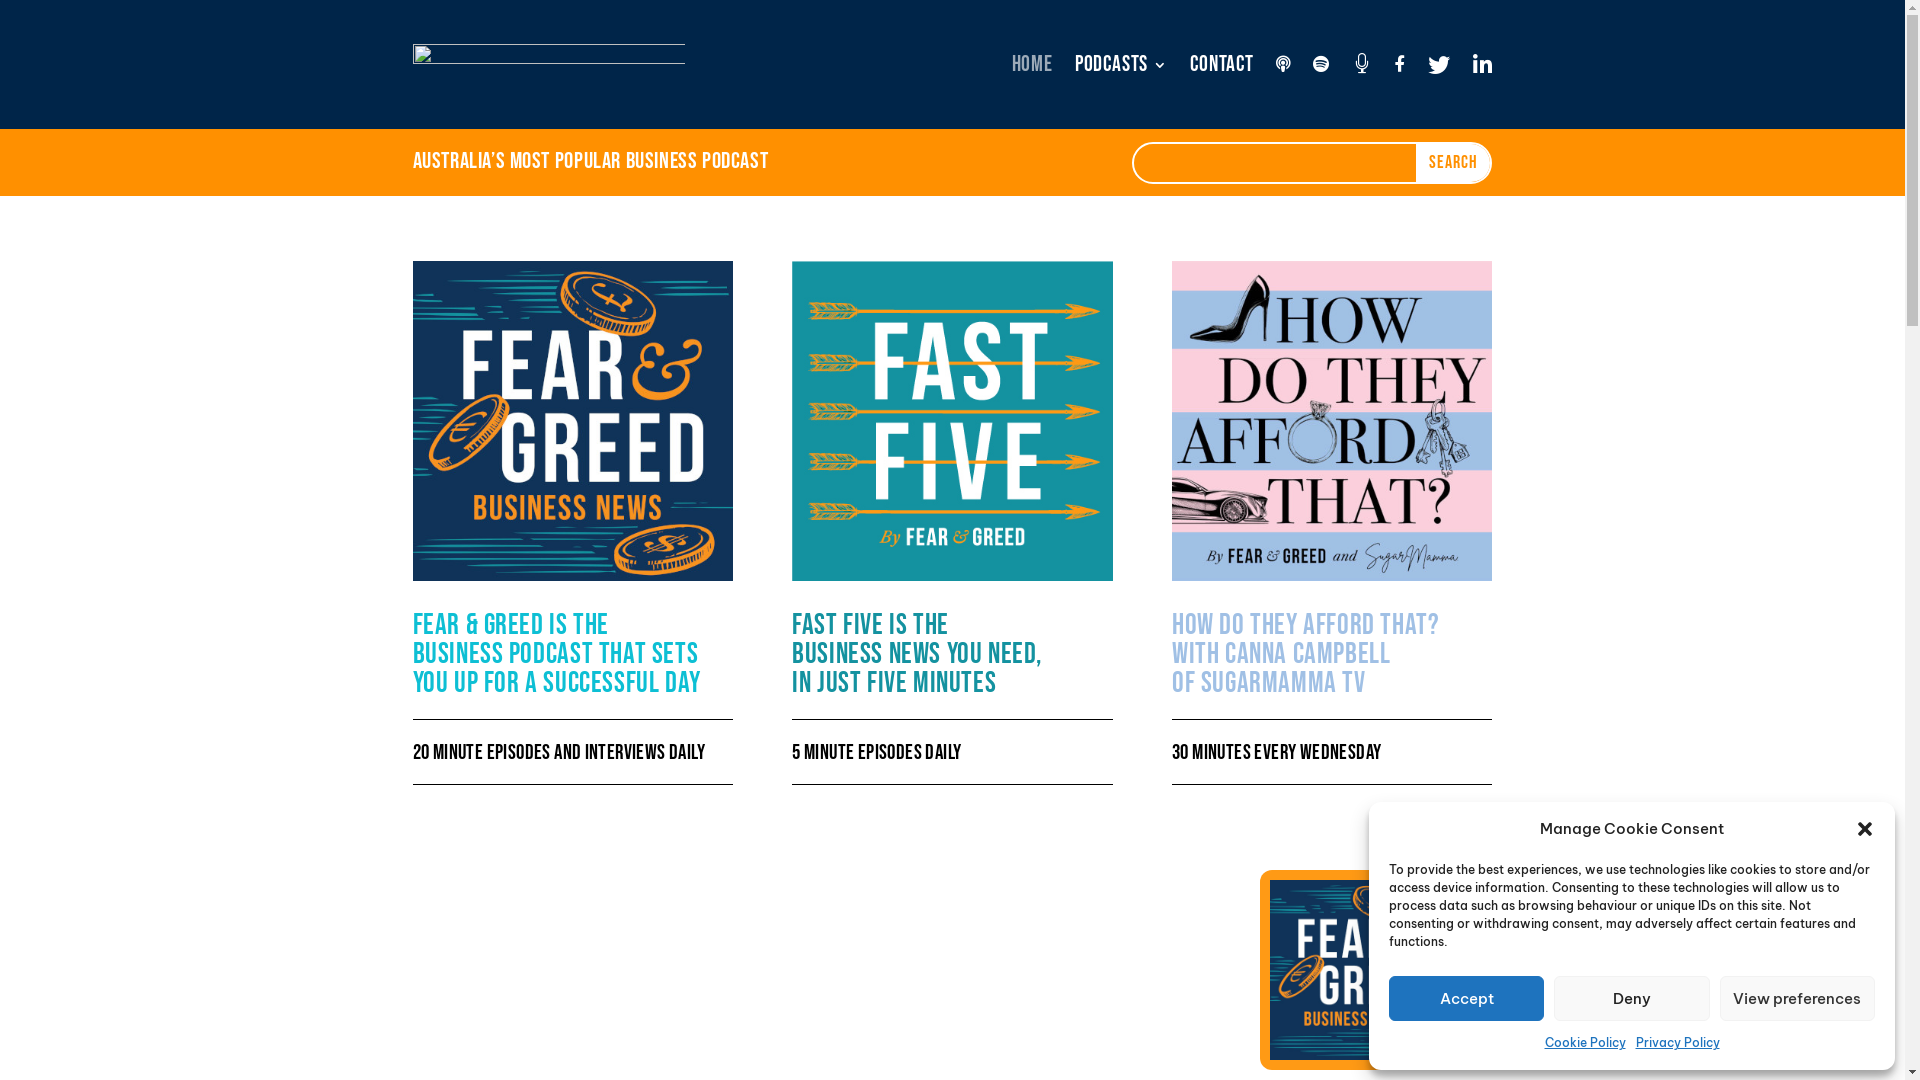 Image resolution: width=1920 pixels, height=1080 pixels. I want to click on 'Cookie Policy', so click(1583, 1041).